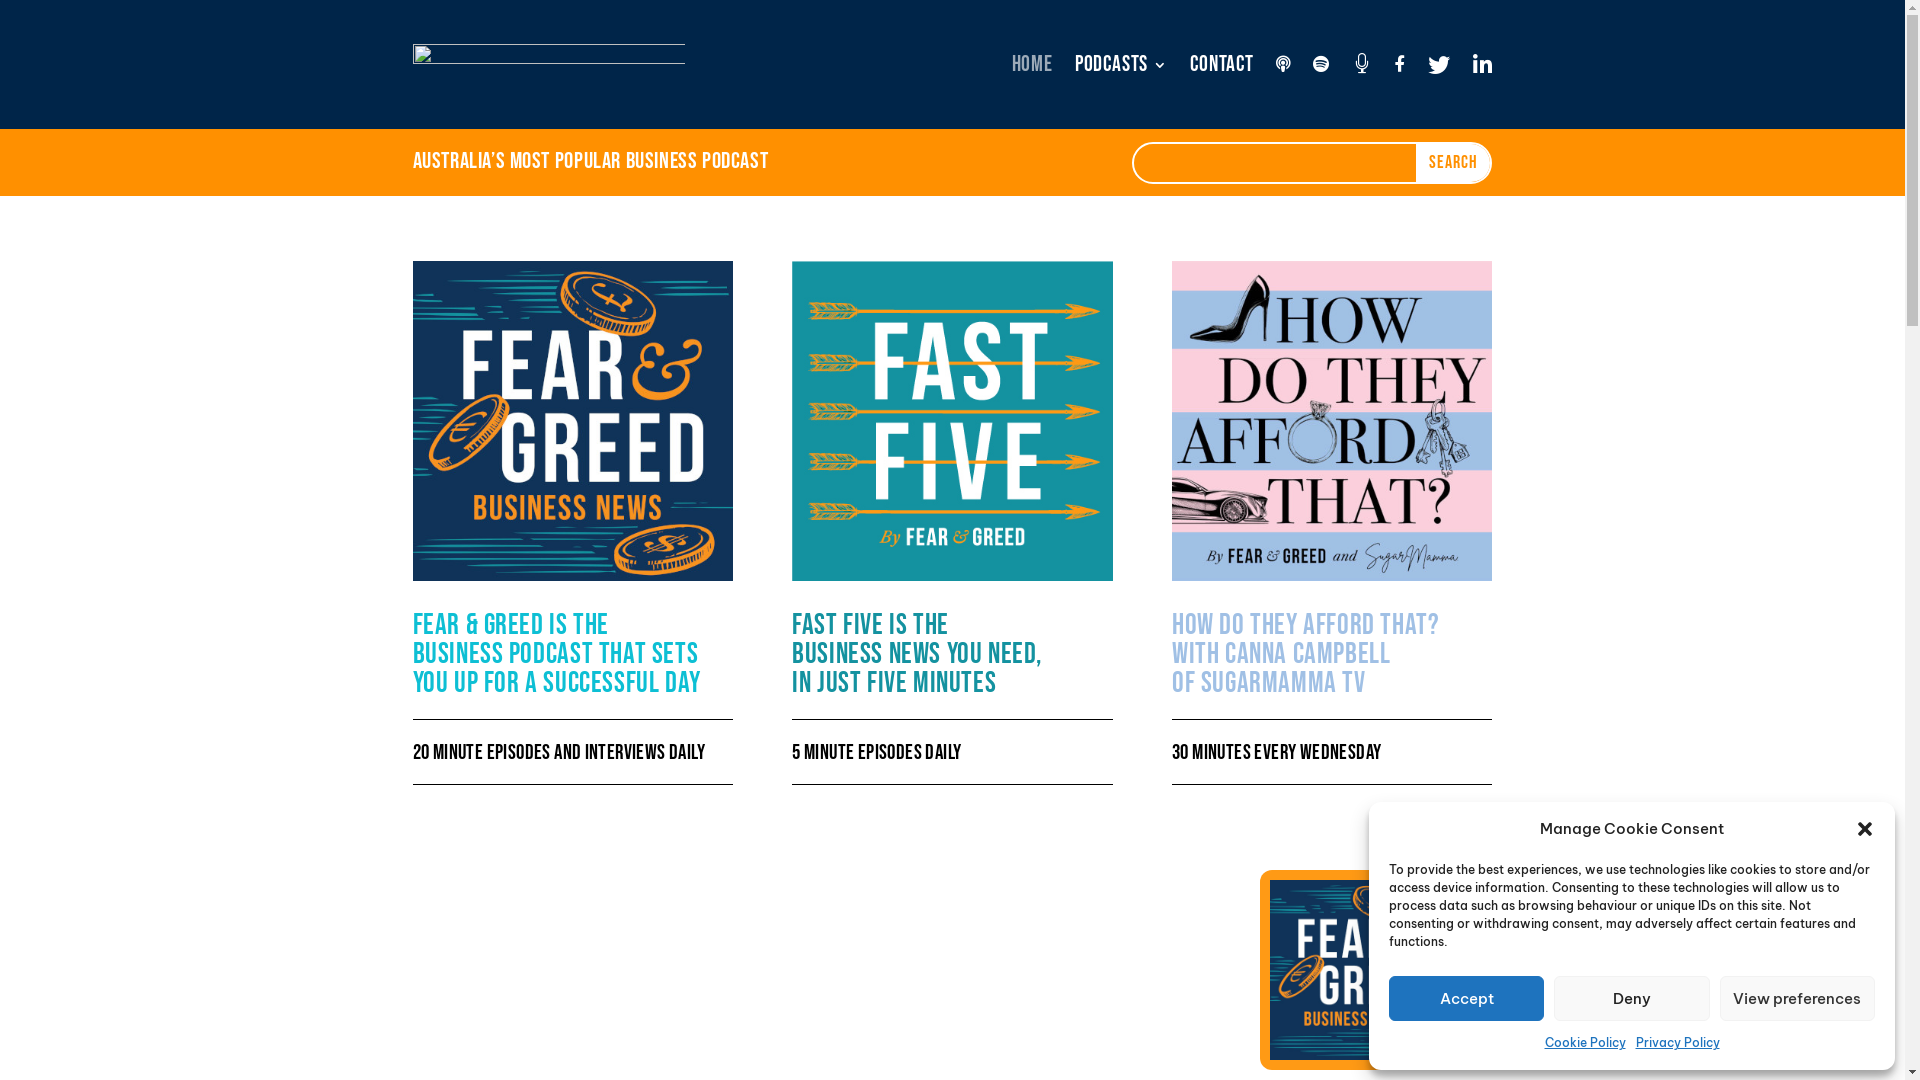 Image resolution: width=1920 pixels, height=1080 pixels. I want to click on 'Cookie Policy', so click(1583, 1041).